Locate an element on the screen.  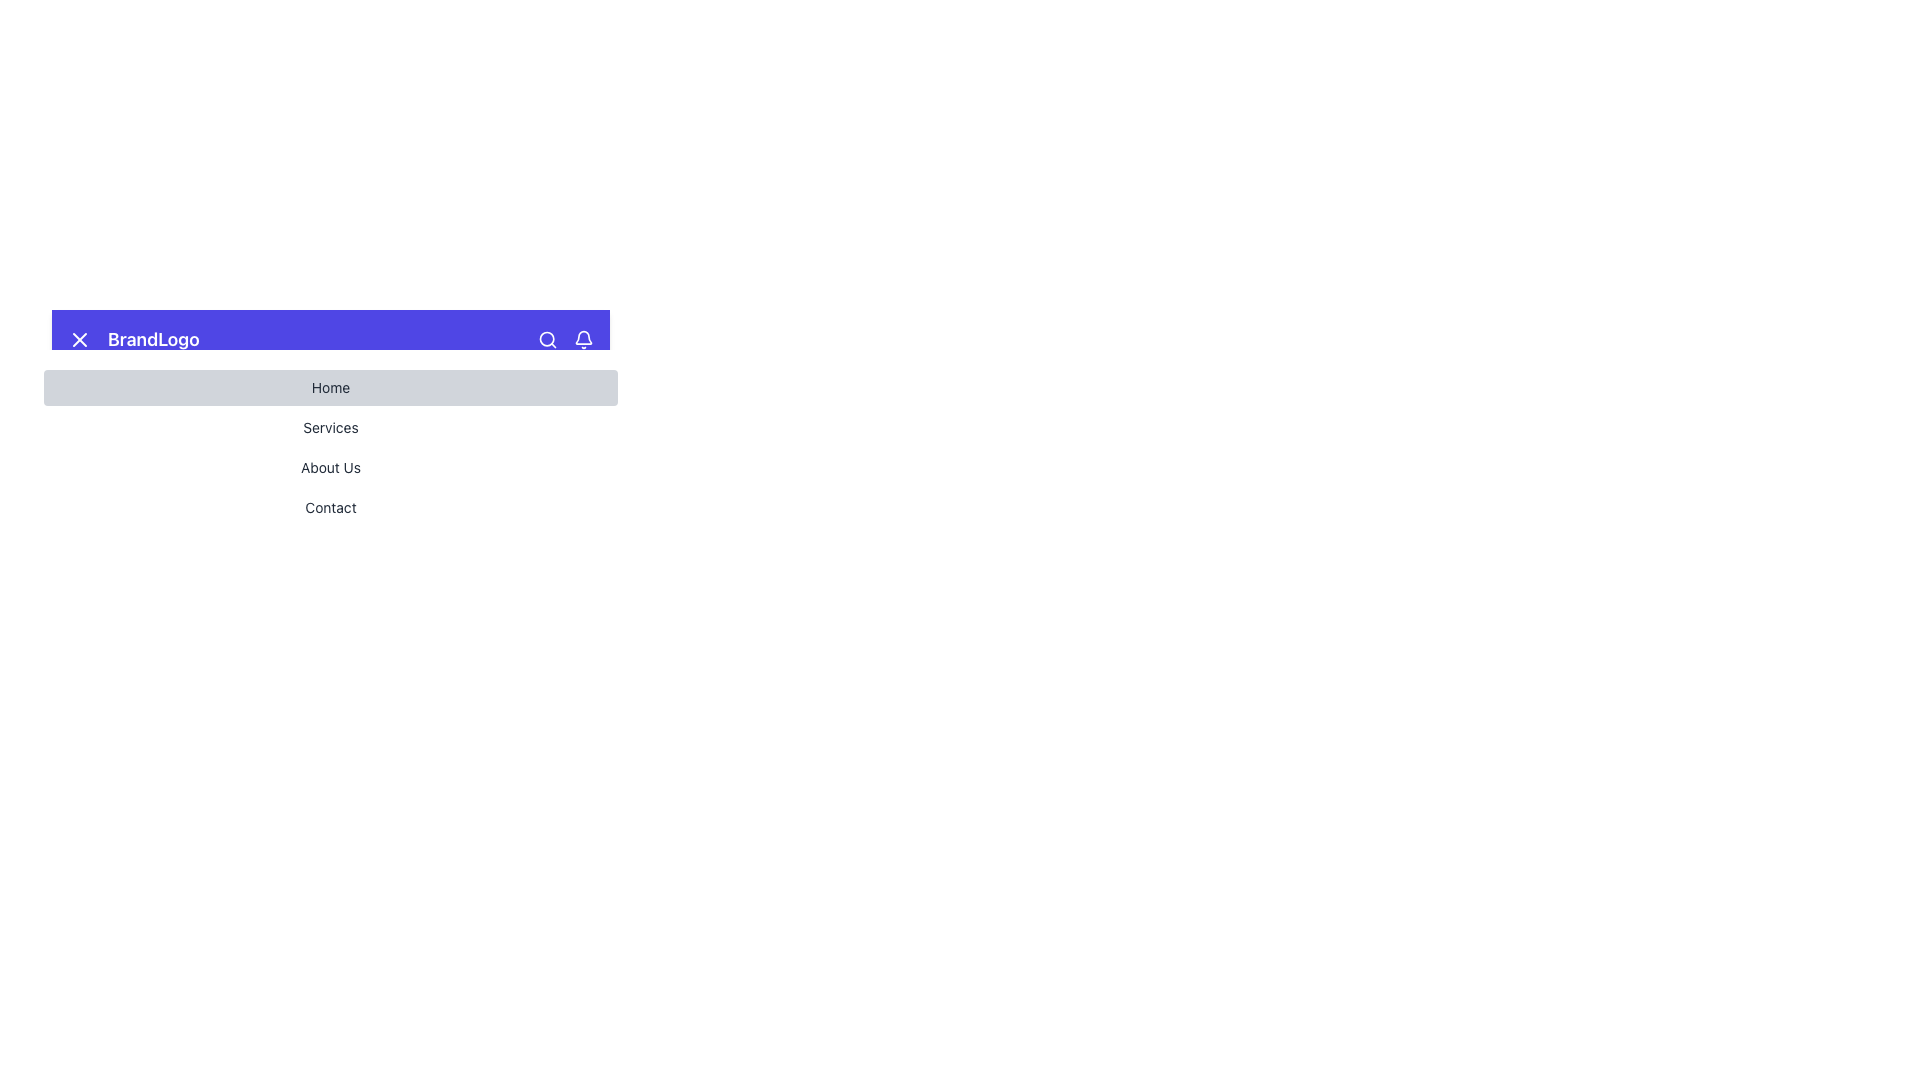
the Interactive icon (SVG graphic) represented by a diagonal cross (X) symbol located in the top-left corner of the navigation bar, directly to the left of the 'BrandLogo' text is located at coordinates (80, 338).